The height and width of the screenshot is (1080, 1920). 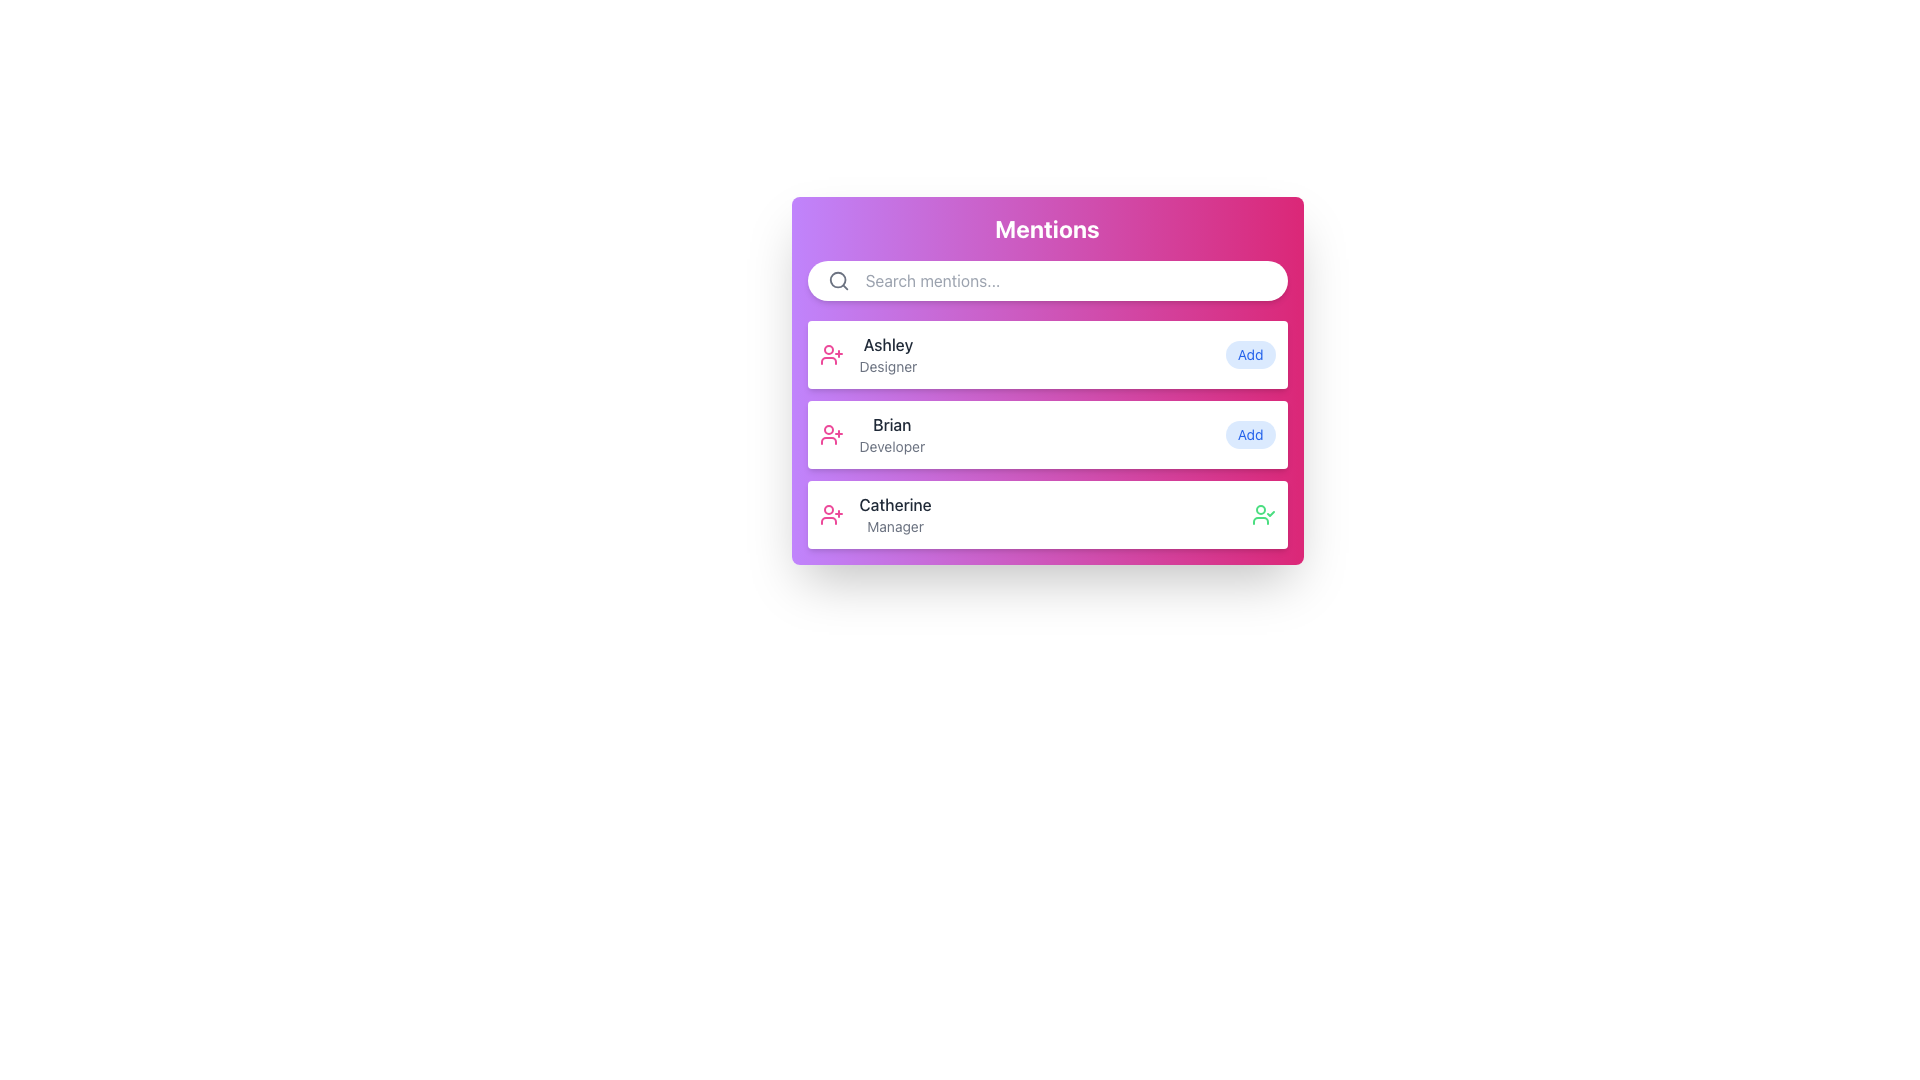 I want to click on the user icon with a plus symbol, styled in pink and having a rounded outline, located above the text 'Ashley' in the UI, so click(x=831, y=353).